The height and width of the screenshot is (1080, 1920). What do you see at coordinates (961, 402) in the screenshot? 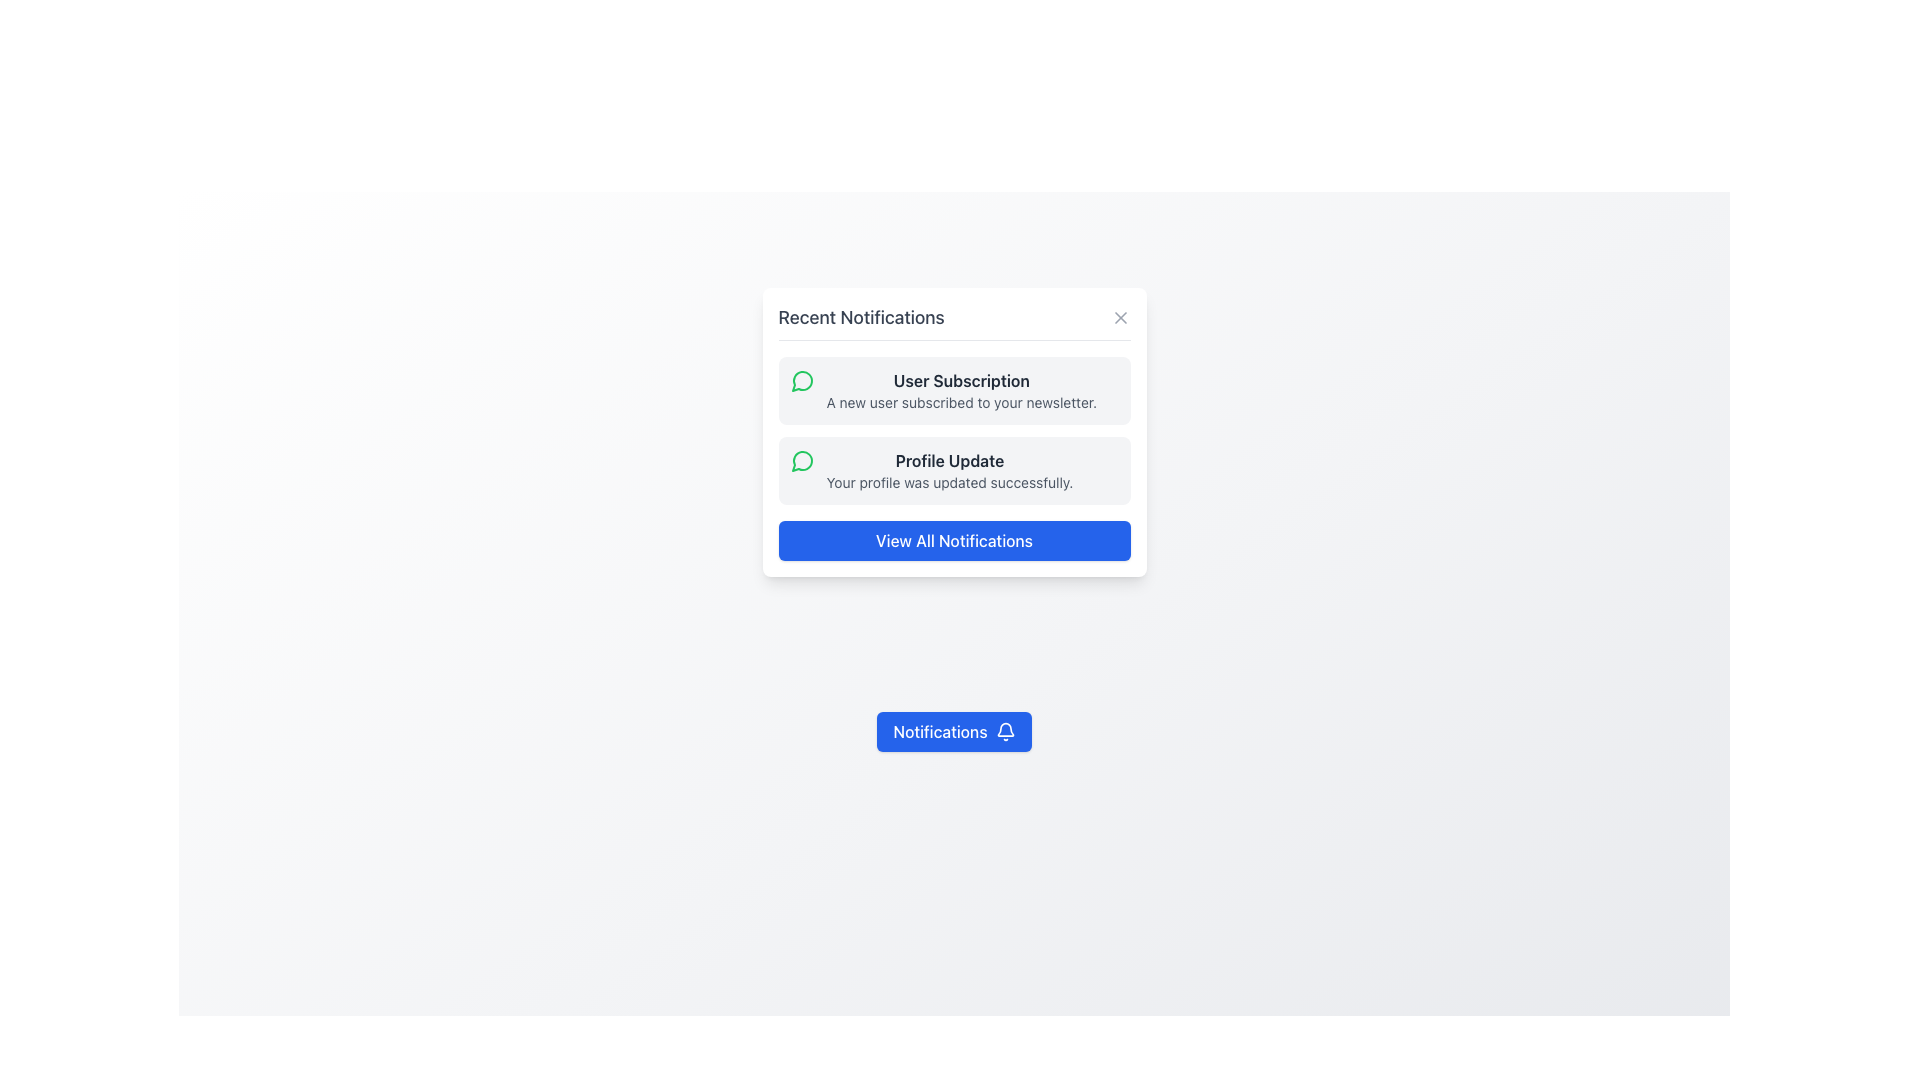
I see `the text label providing additional context for the 'User Subscription' notification situated below the title in the notification card` at bounding box center [961, 402].